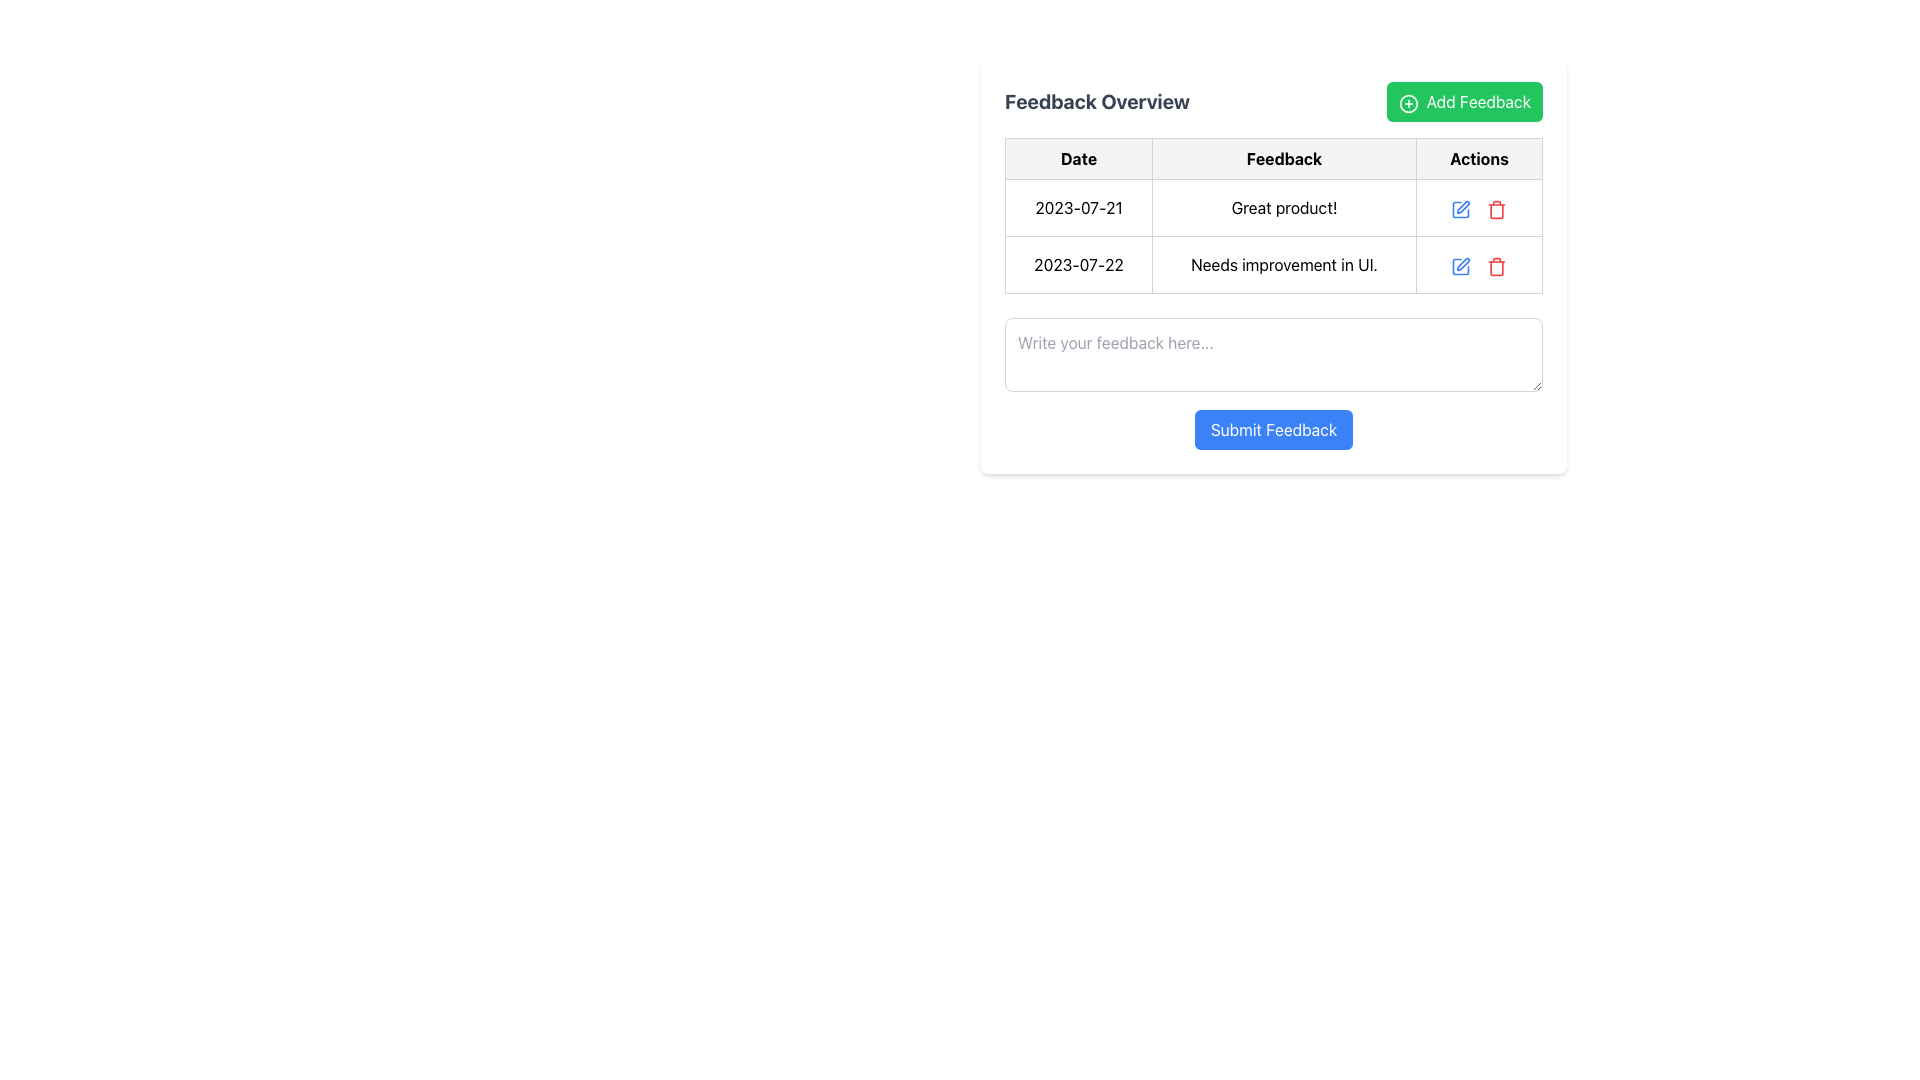 This screenshot has width=1920, height=1080. Describe the element at coordinates (1078, 264) in the screenshot. I see `the table cell containing the date '2023-07-22', which is located in the second row under the 'Date' column` at that location.